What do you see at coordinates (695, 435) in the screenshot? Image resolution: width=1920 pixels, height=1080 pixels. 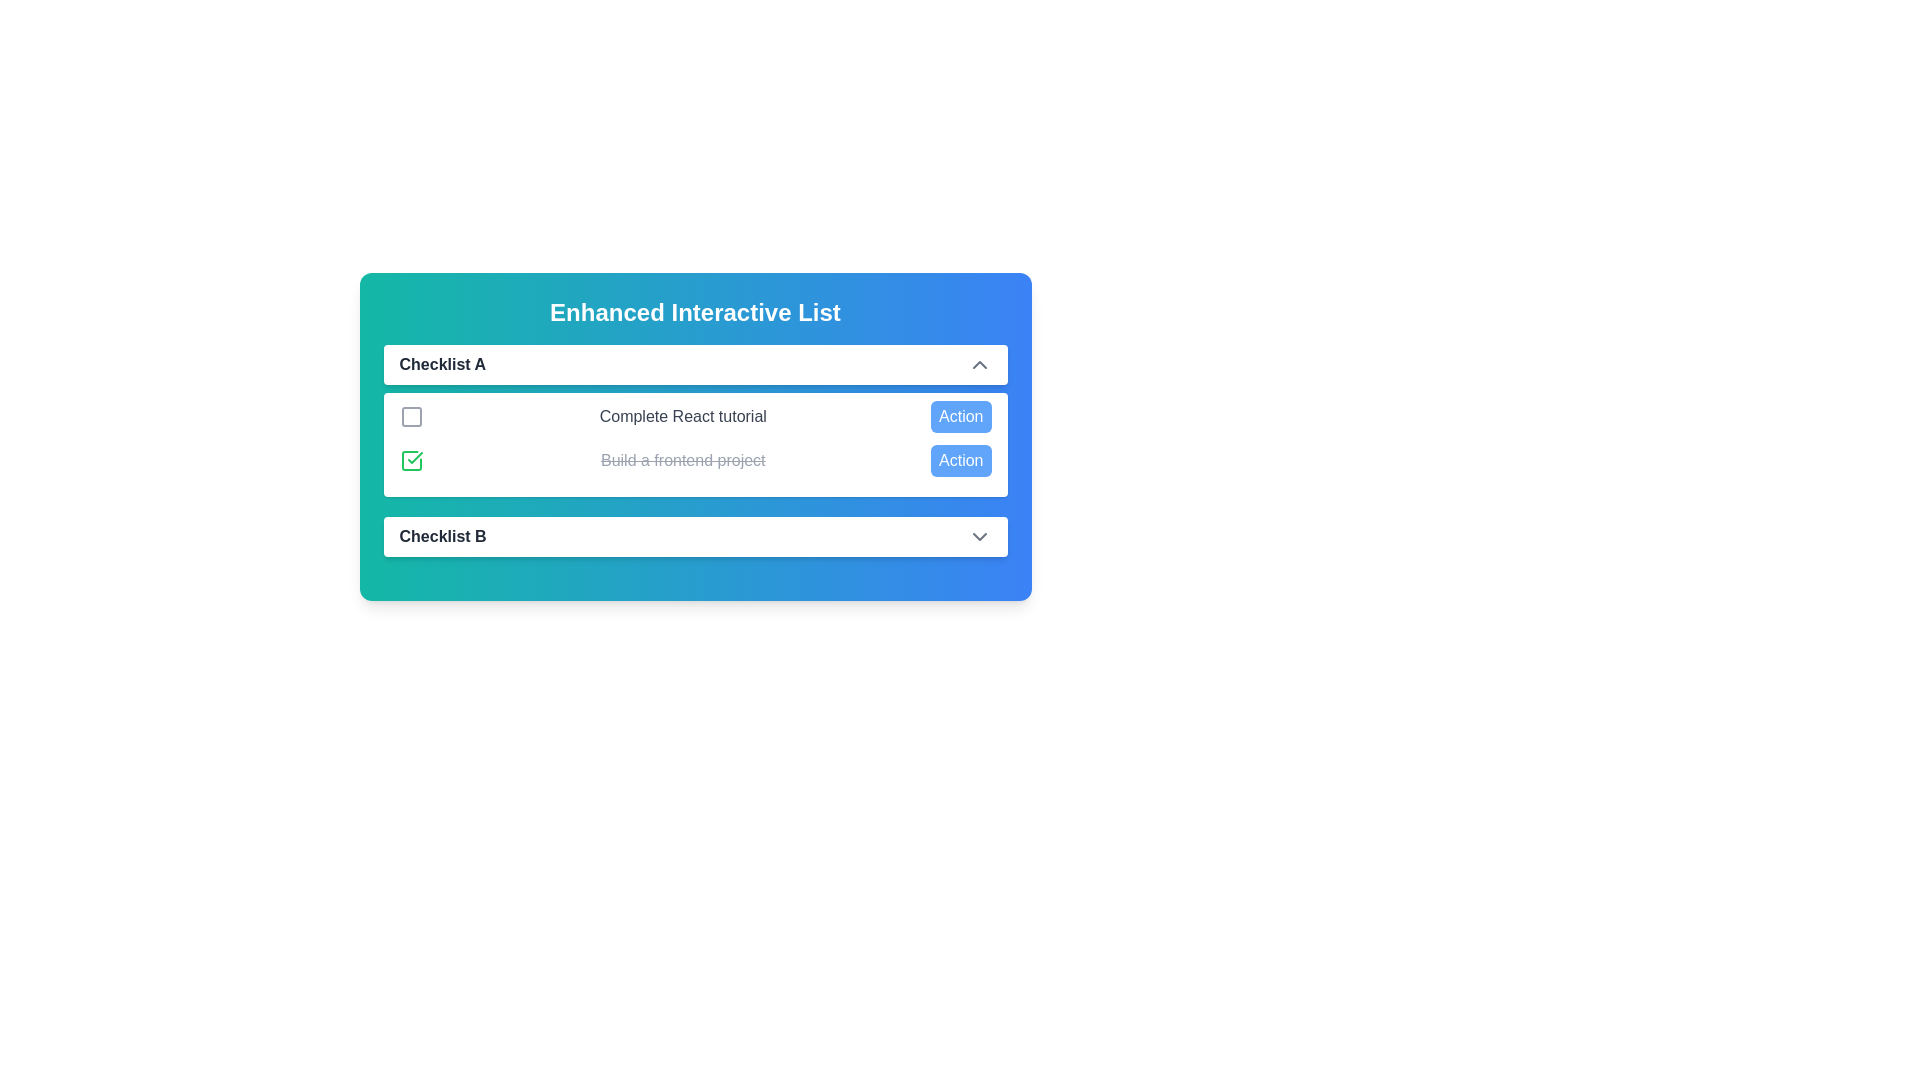 I see `the 'Enhanced Interactive List' component` at bounding box center [695, 435].